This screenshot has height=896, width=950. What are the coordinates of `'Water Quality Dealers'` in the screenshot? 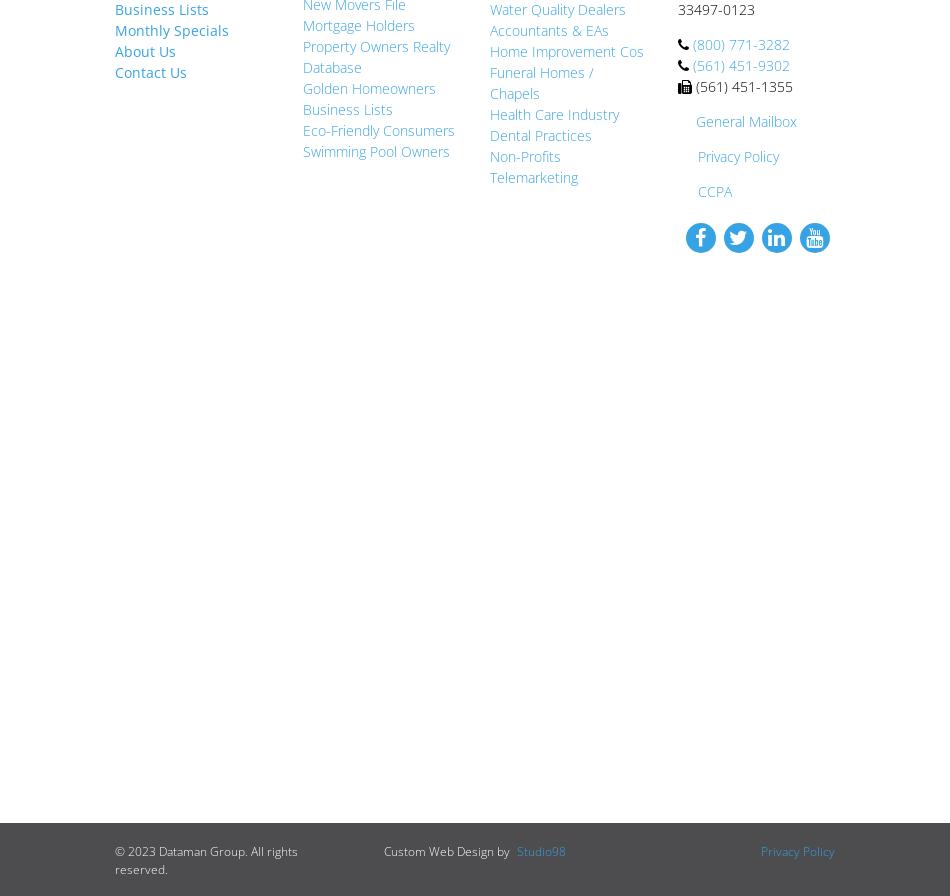 It's located at (558, 9).